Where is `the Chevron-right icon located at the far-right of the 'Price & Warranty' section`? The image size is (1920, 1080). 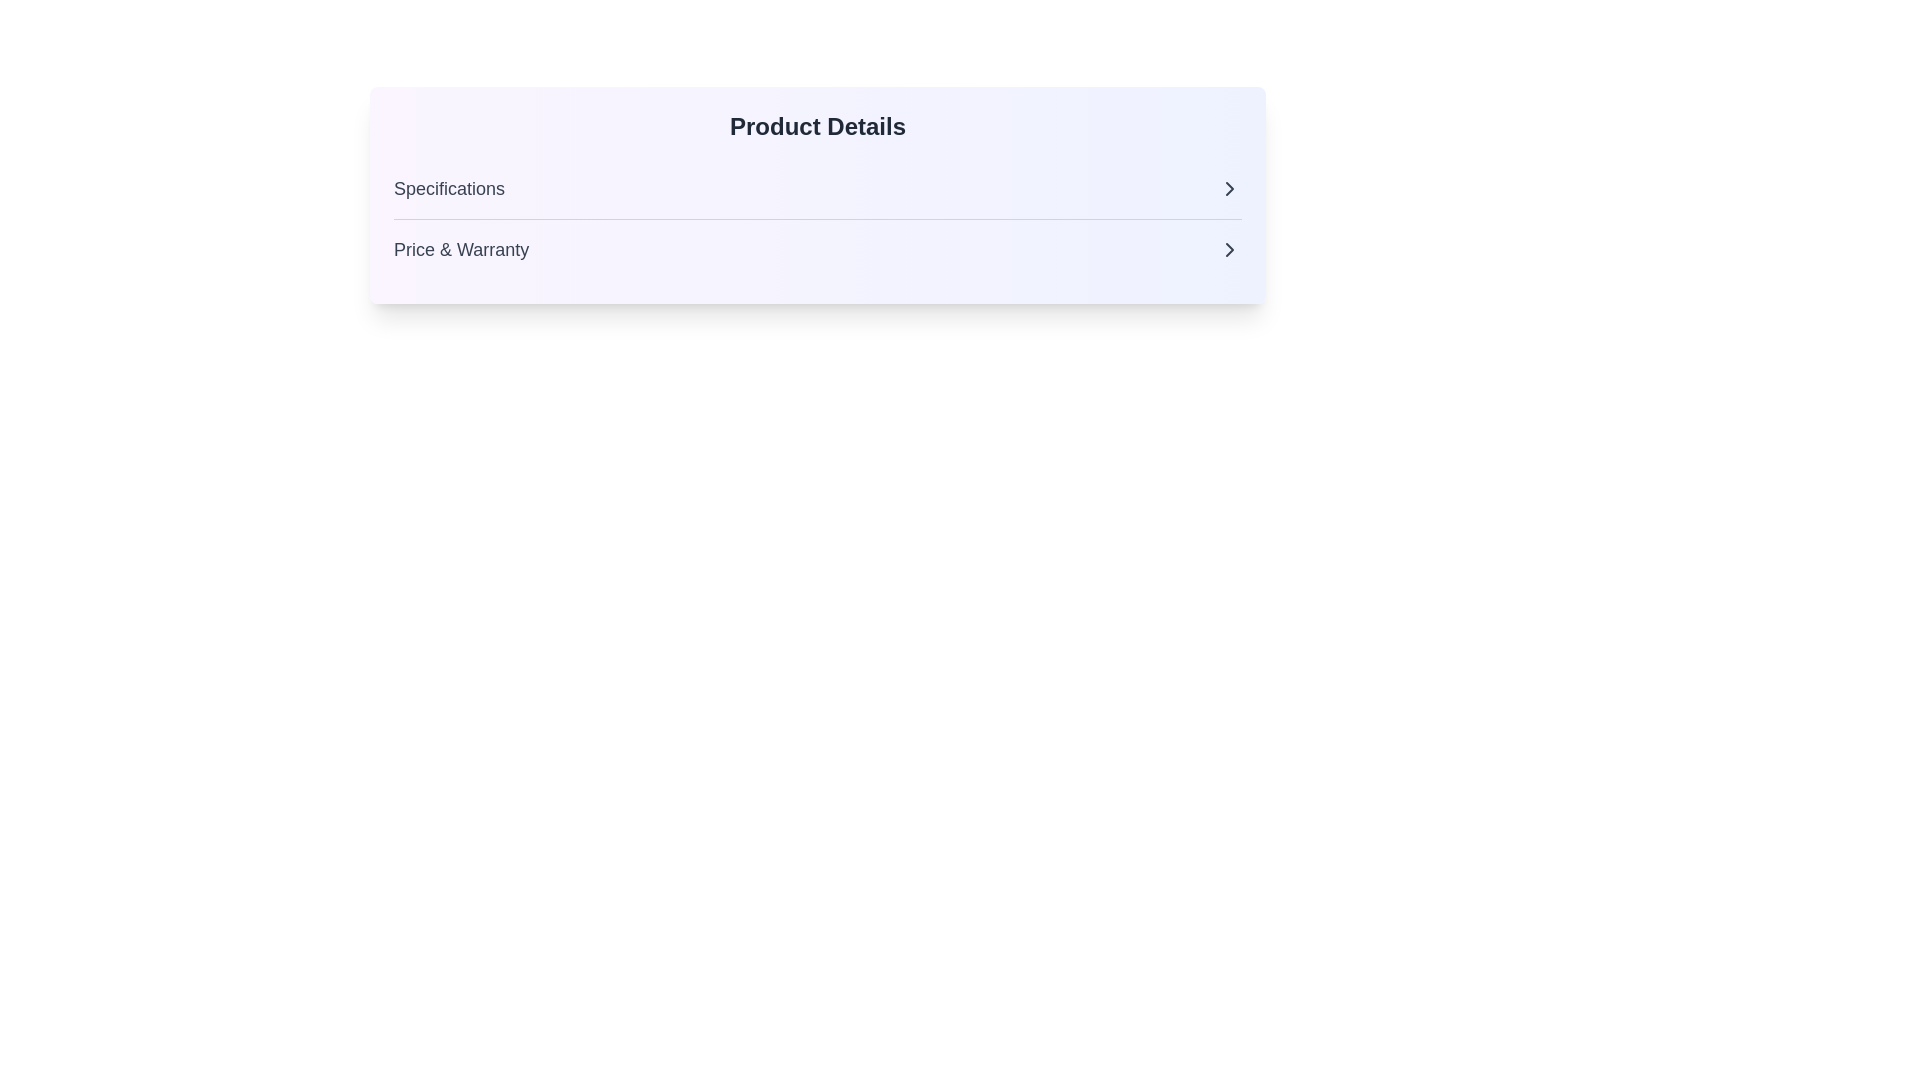
the Chevron-right icon located at the far-right of the 'Price & Warranty' section is located at coordinates (1228, 249).